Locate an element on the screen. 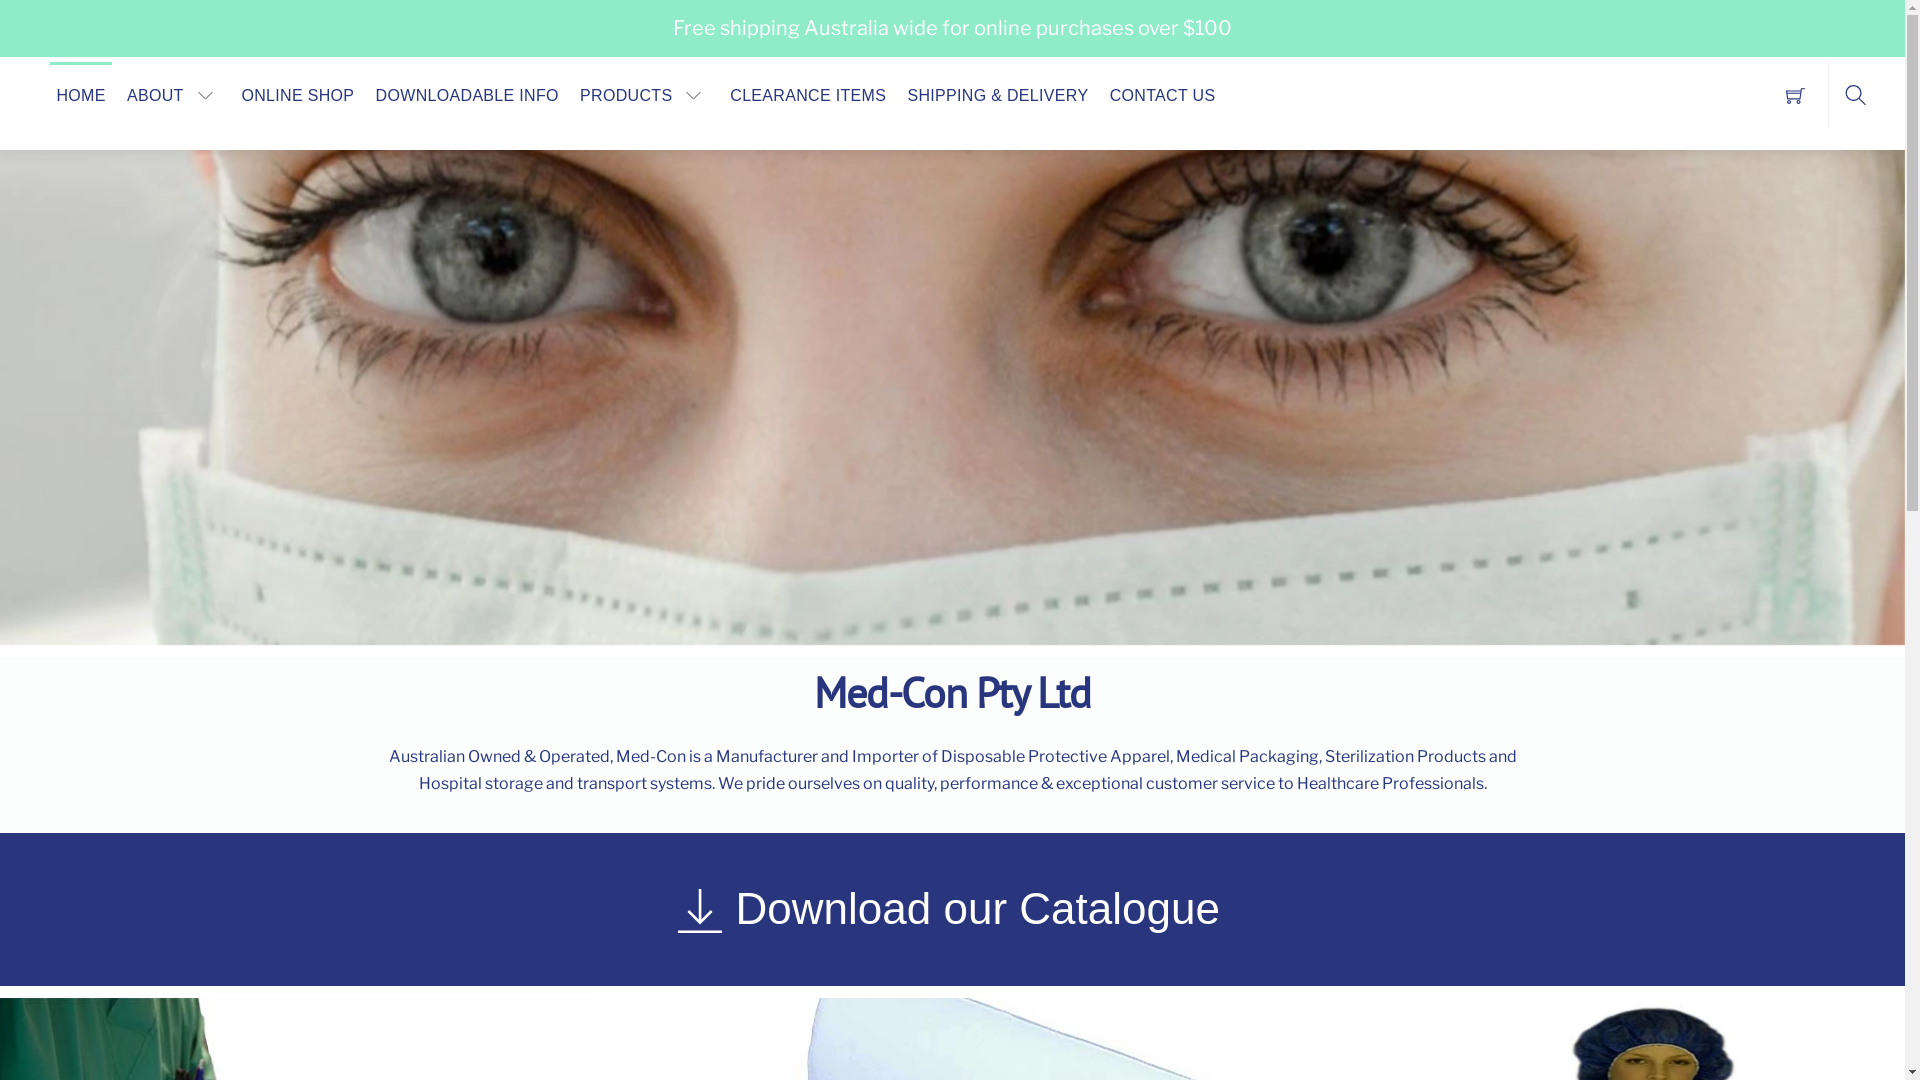  'Download our Catalogue' is located at coordinates (953, 909).